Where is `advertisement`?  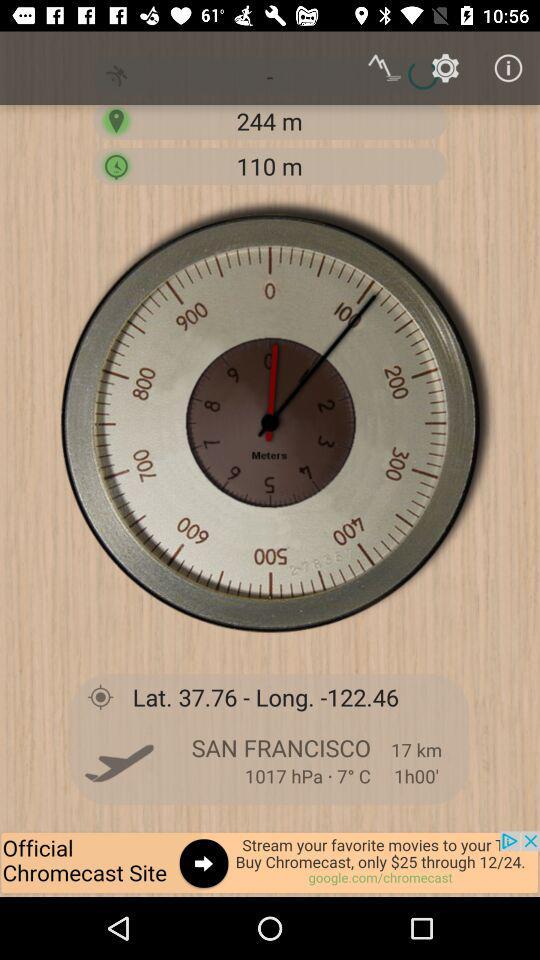 advertisement is located at coordinates (270, 863).